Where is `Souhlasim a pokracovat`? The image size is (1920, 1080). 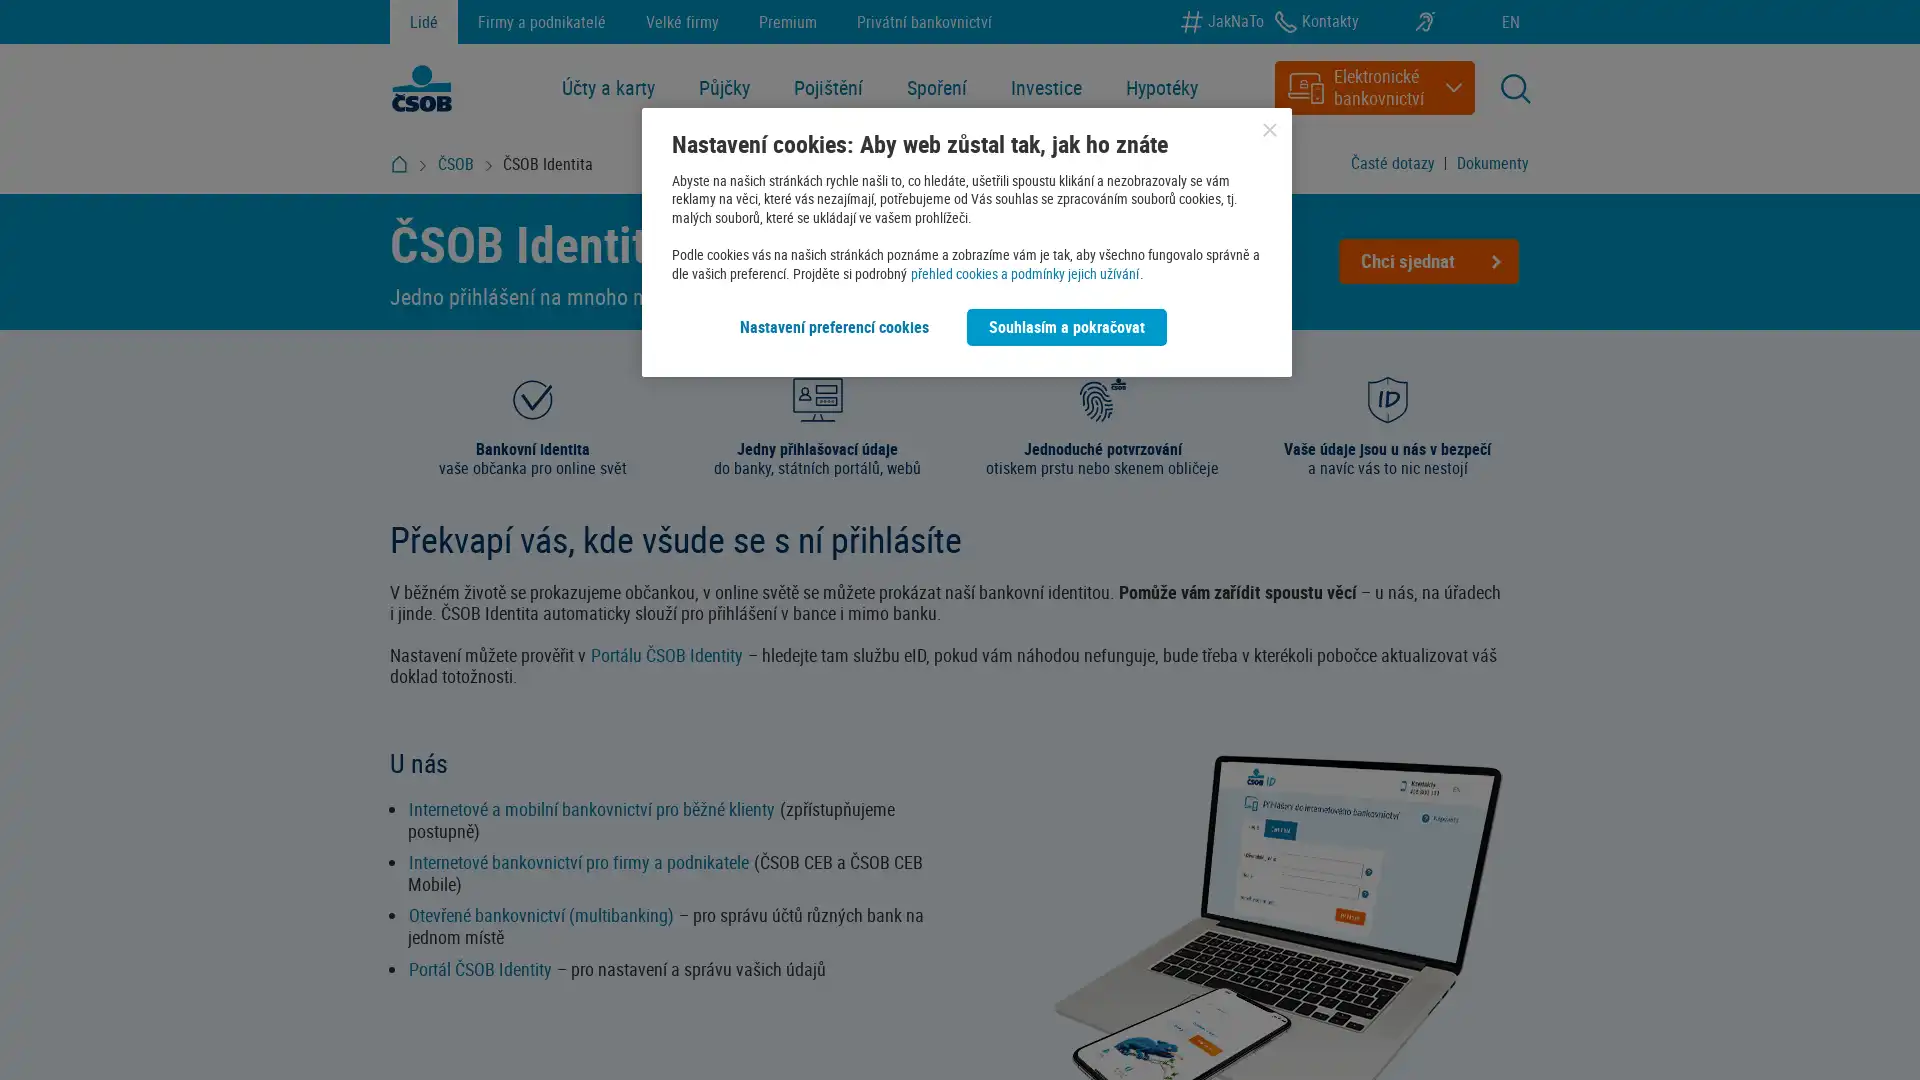
Souhlasim a pokracovat is located at coordinates (1065, 326).